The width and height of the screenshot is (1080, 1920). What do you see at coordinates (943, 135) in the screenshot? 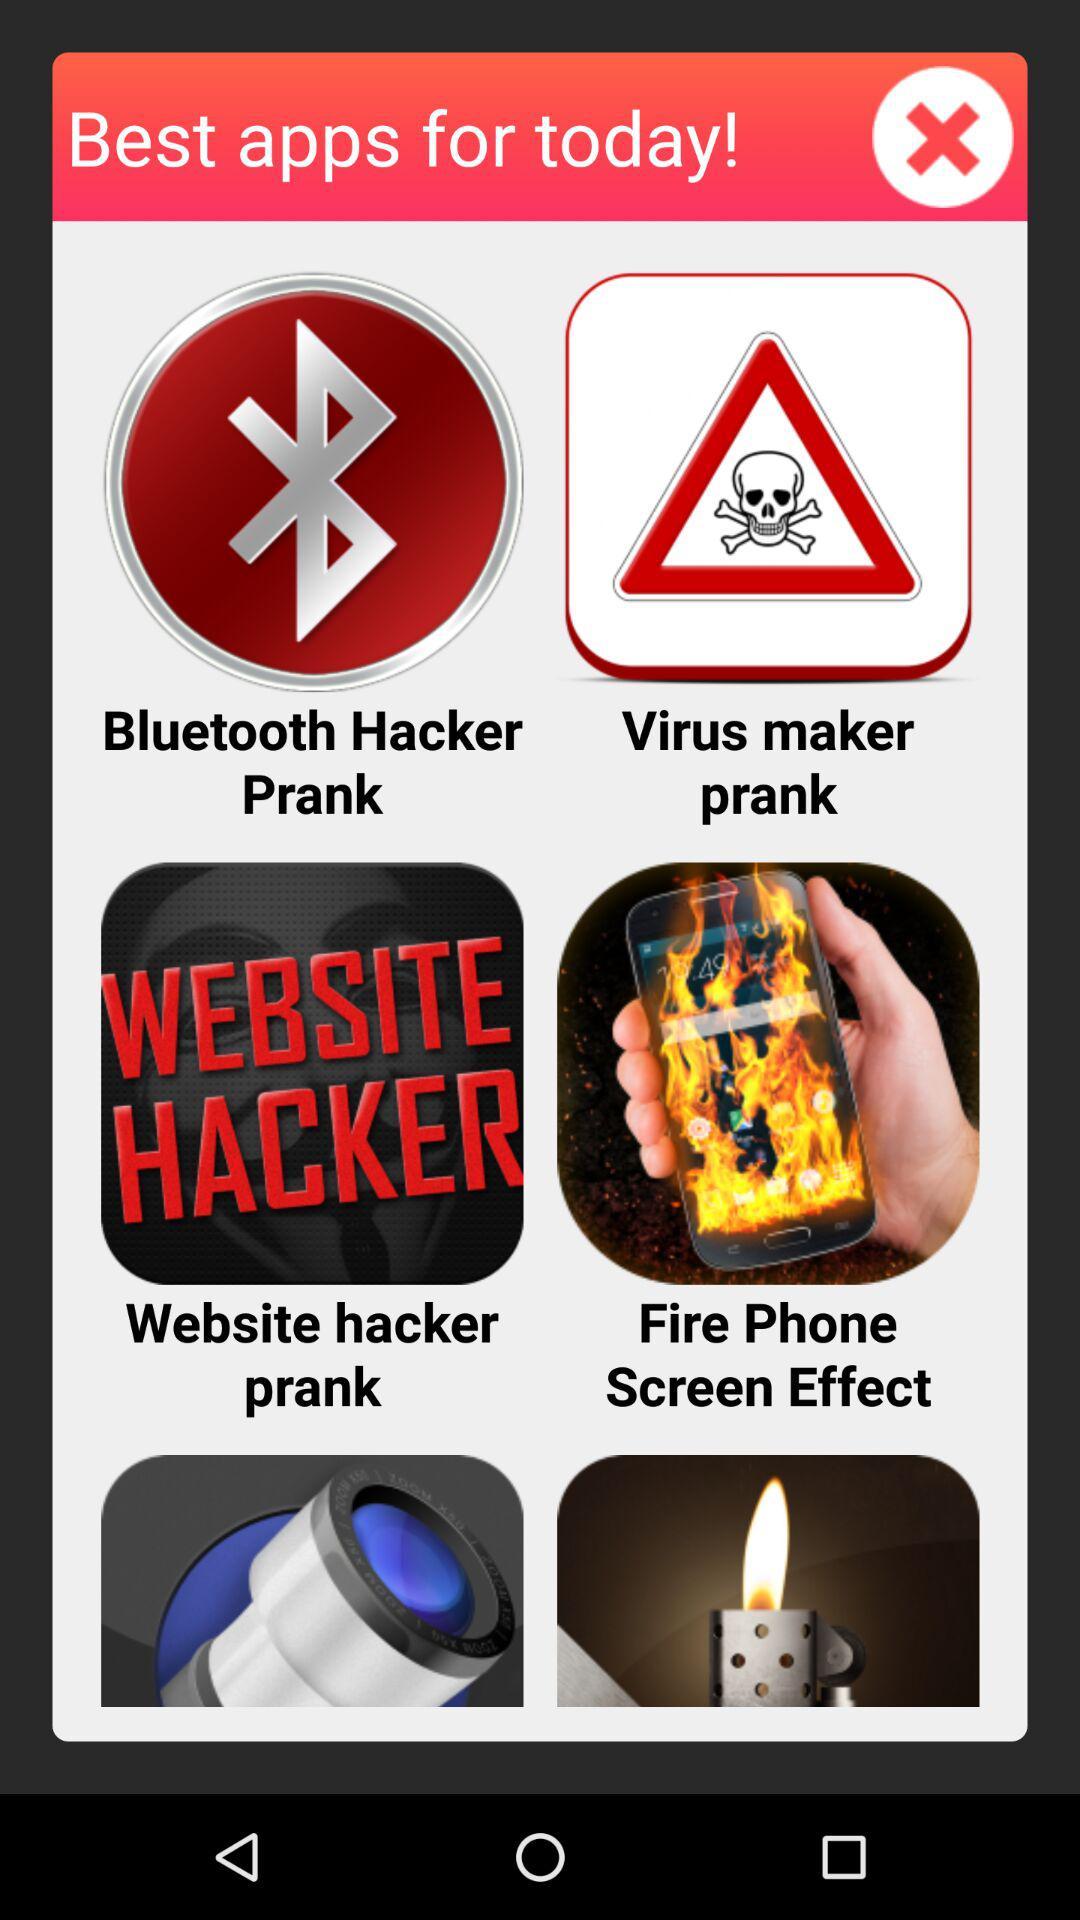
I see `item next to the best apps for` at bounding box center [943, 135].